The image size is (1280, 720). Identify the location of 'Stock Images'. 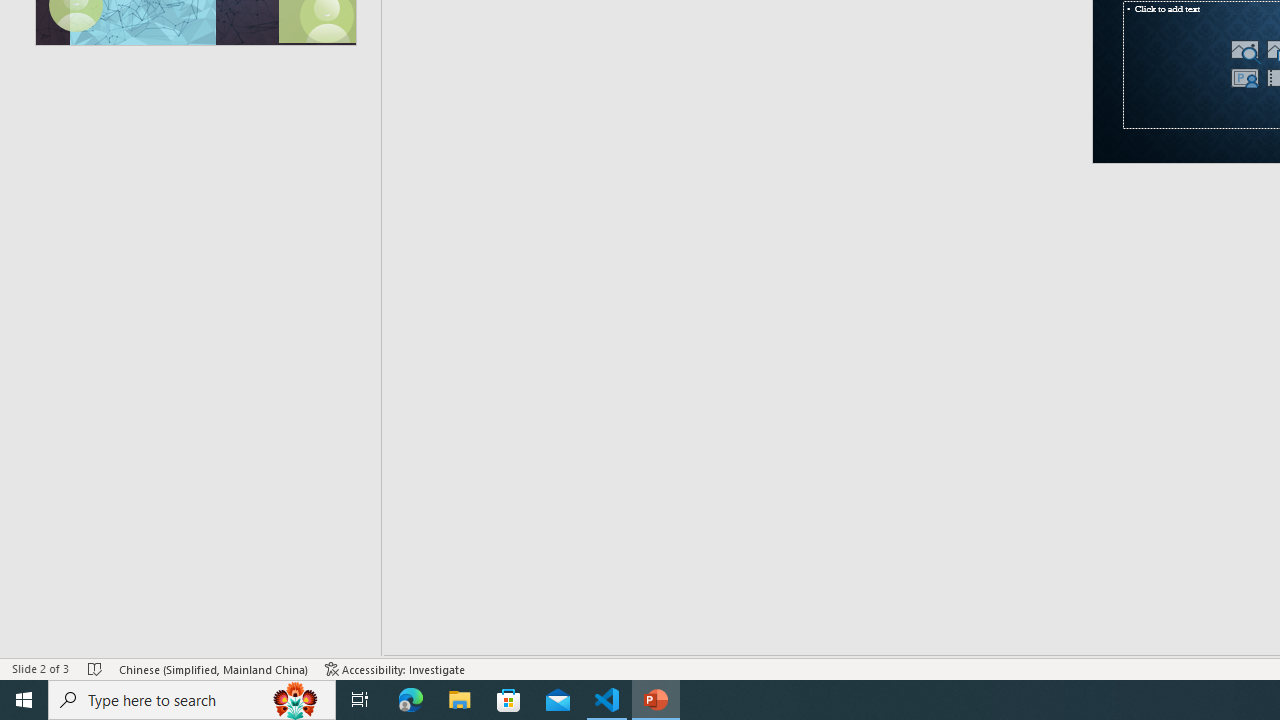
(1243, 49).